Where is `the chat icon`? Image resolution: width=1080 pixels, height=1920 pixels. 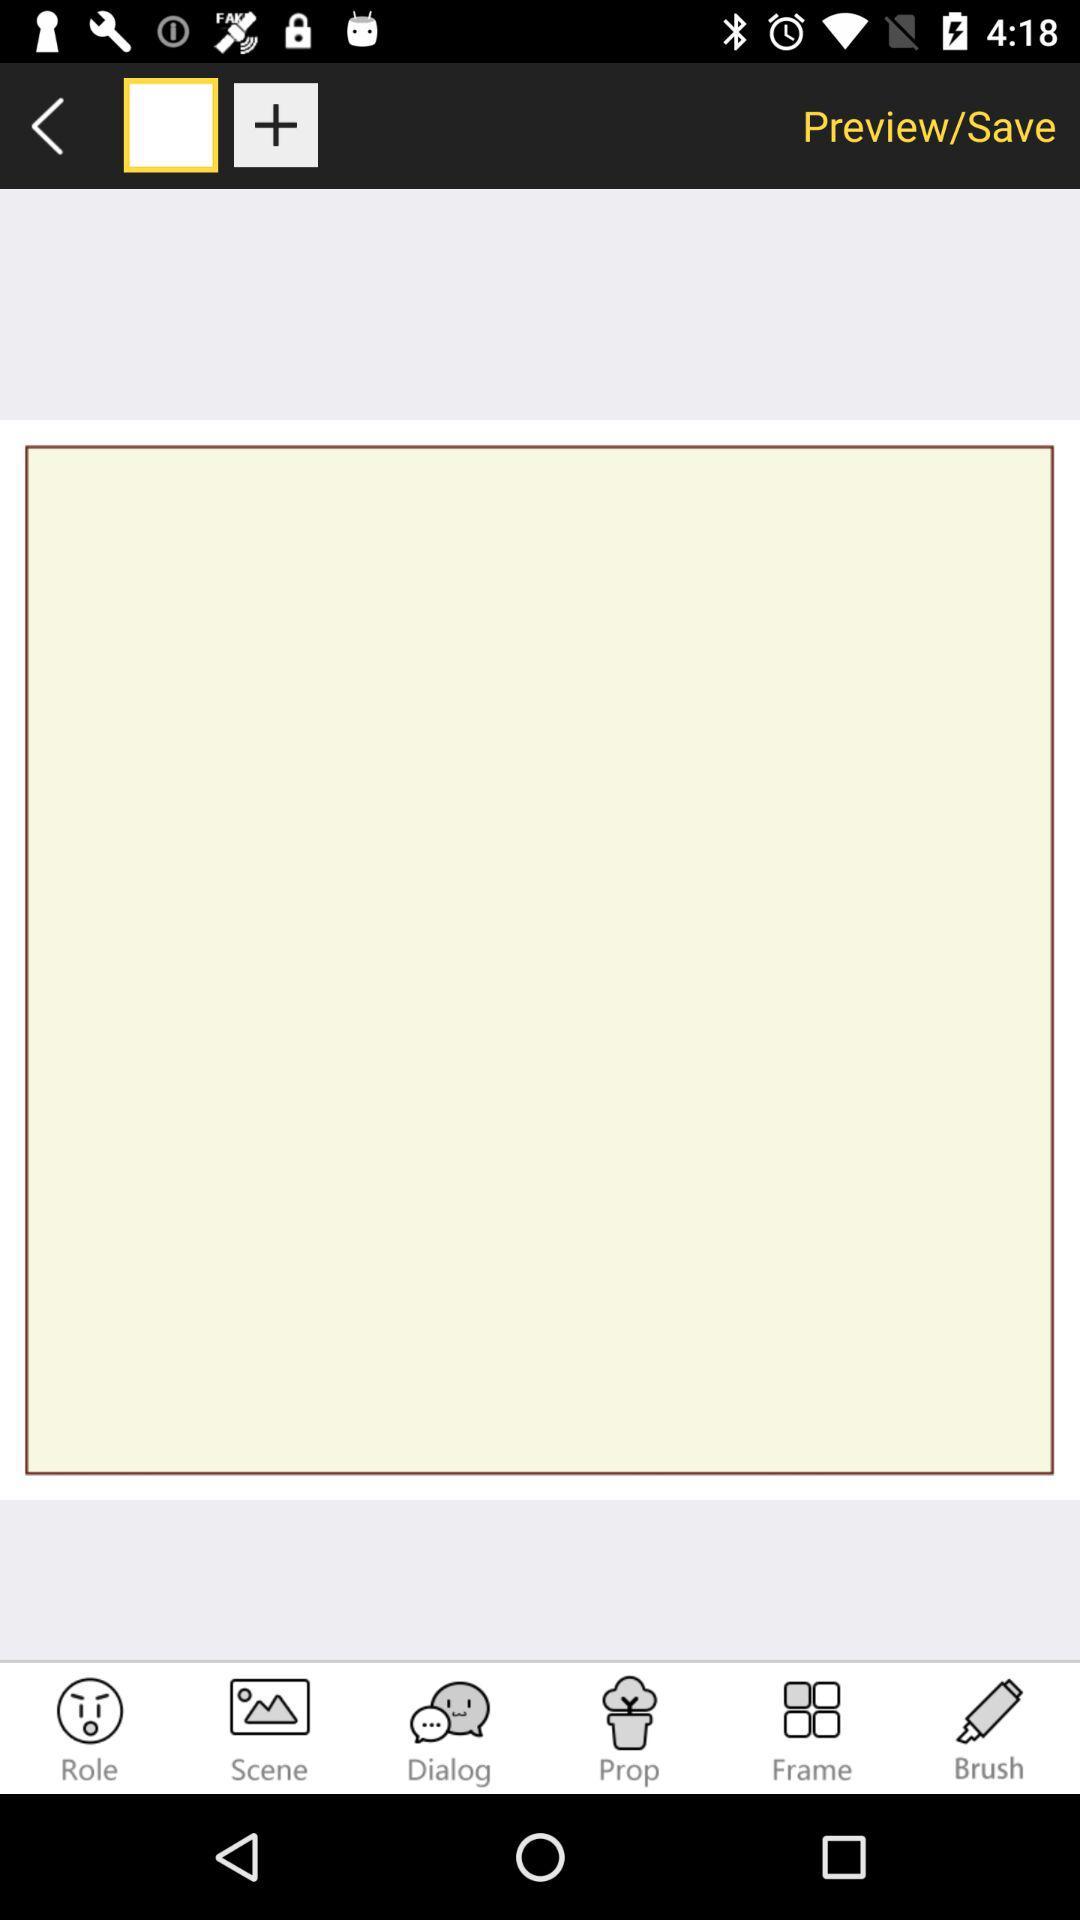 the chat icon is located at coordinates (450, 1730).